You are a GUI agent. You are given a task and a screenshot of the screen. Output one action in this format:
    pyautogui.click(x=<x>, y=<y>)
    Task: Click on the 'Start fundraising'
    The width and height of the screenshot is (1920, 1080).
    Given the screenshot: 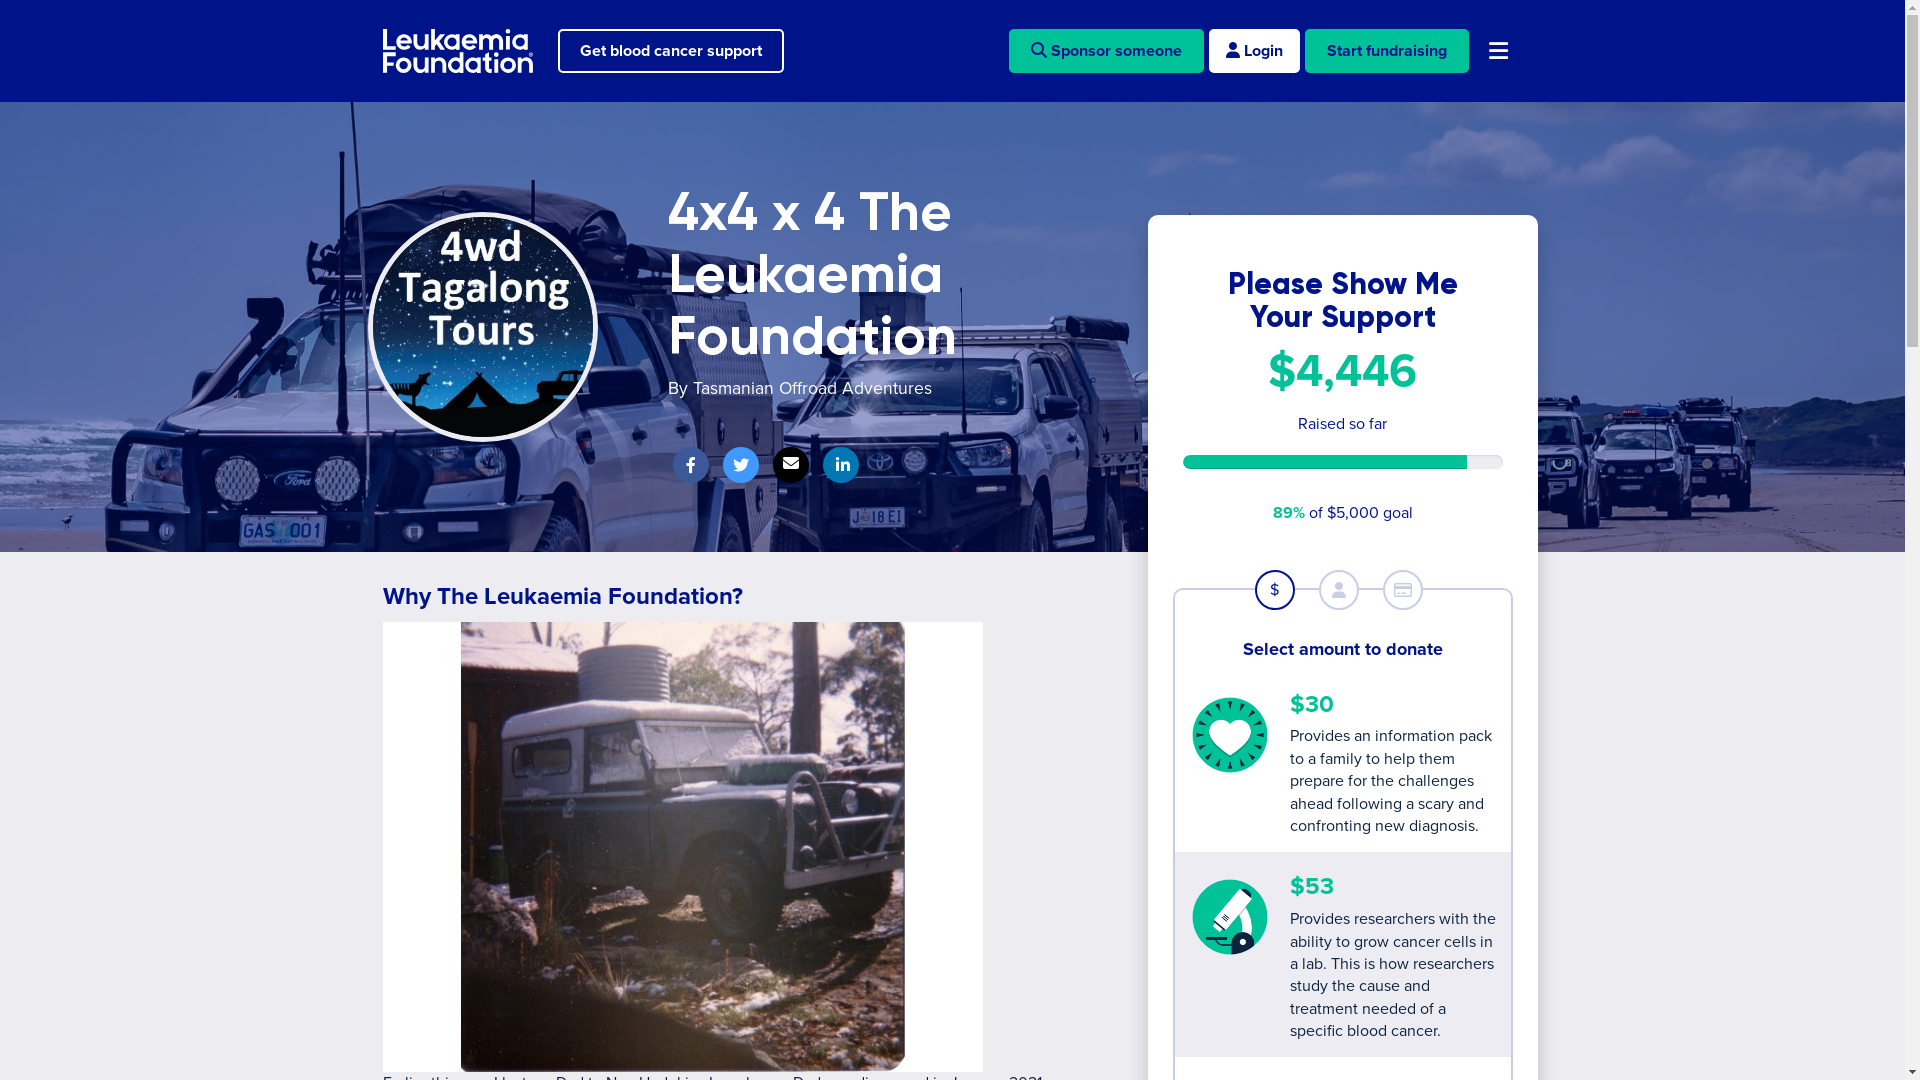 What is the action you would take?
    pyautogui.click(x=1385, y=49)
    